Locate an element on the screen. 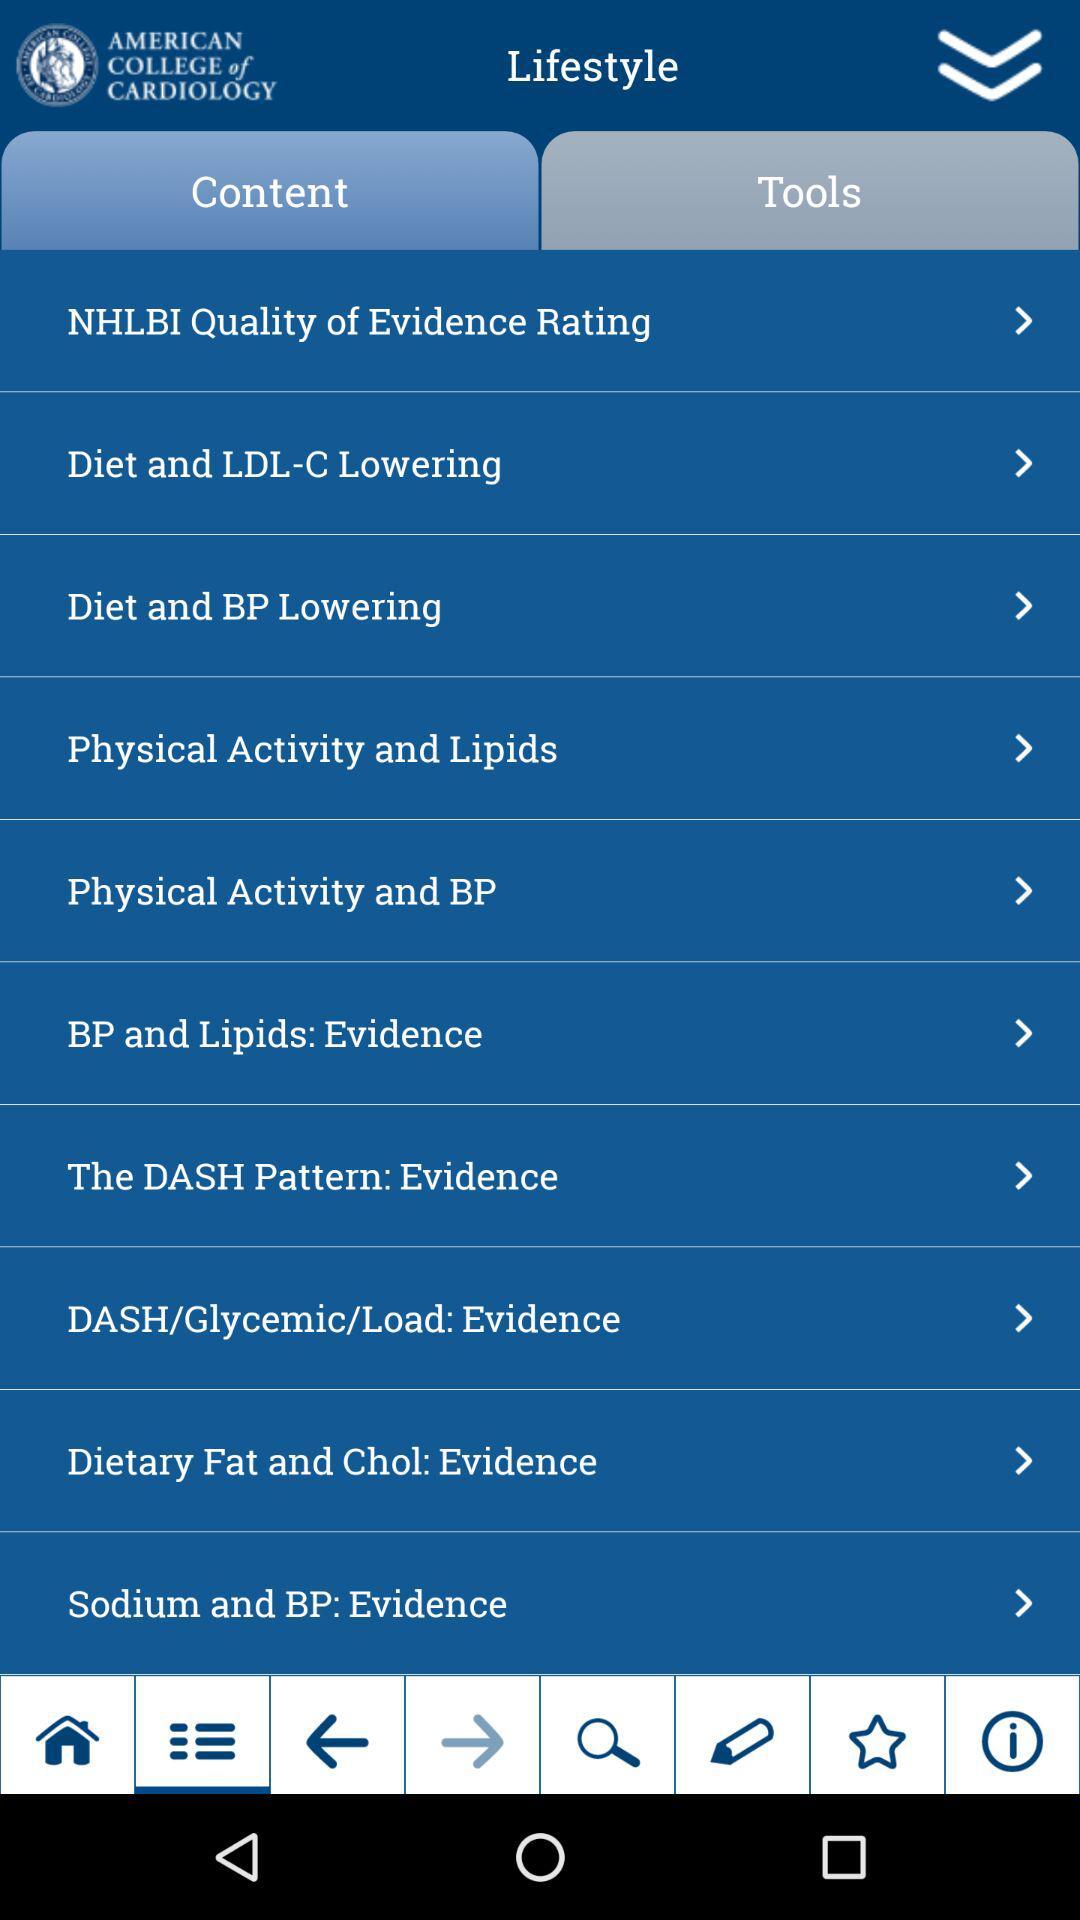  collapse menu is located at coordinates (987, 65).